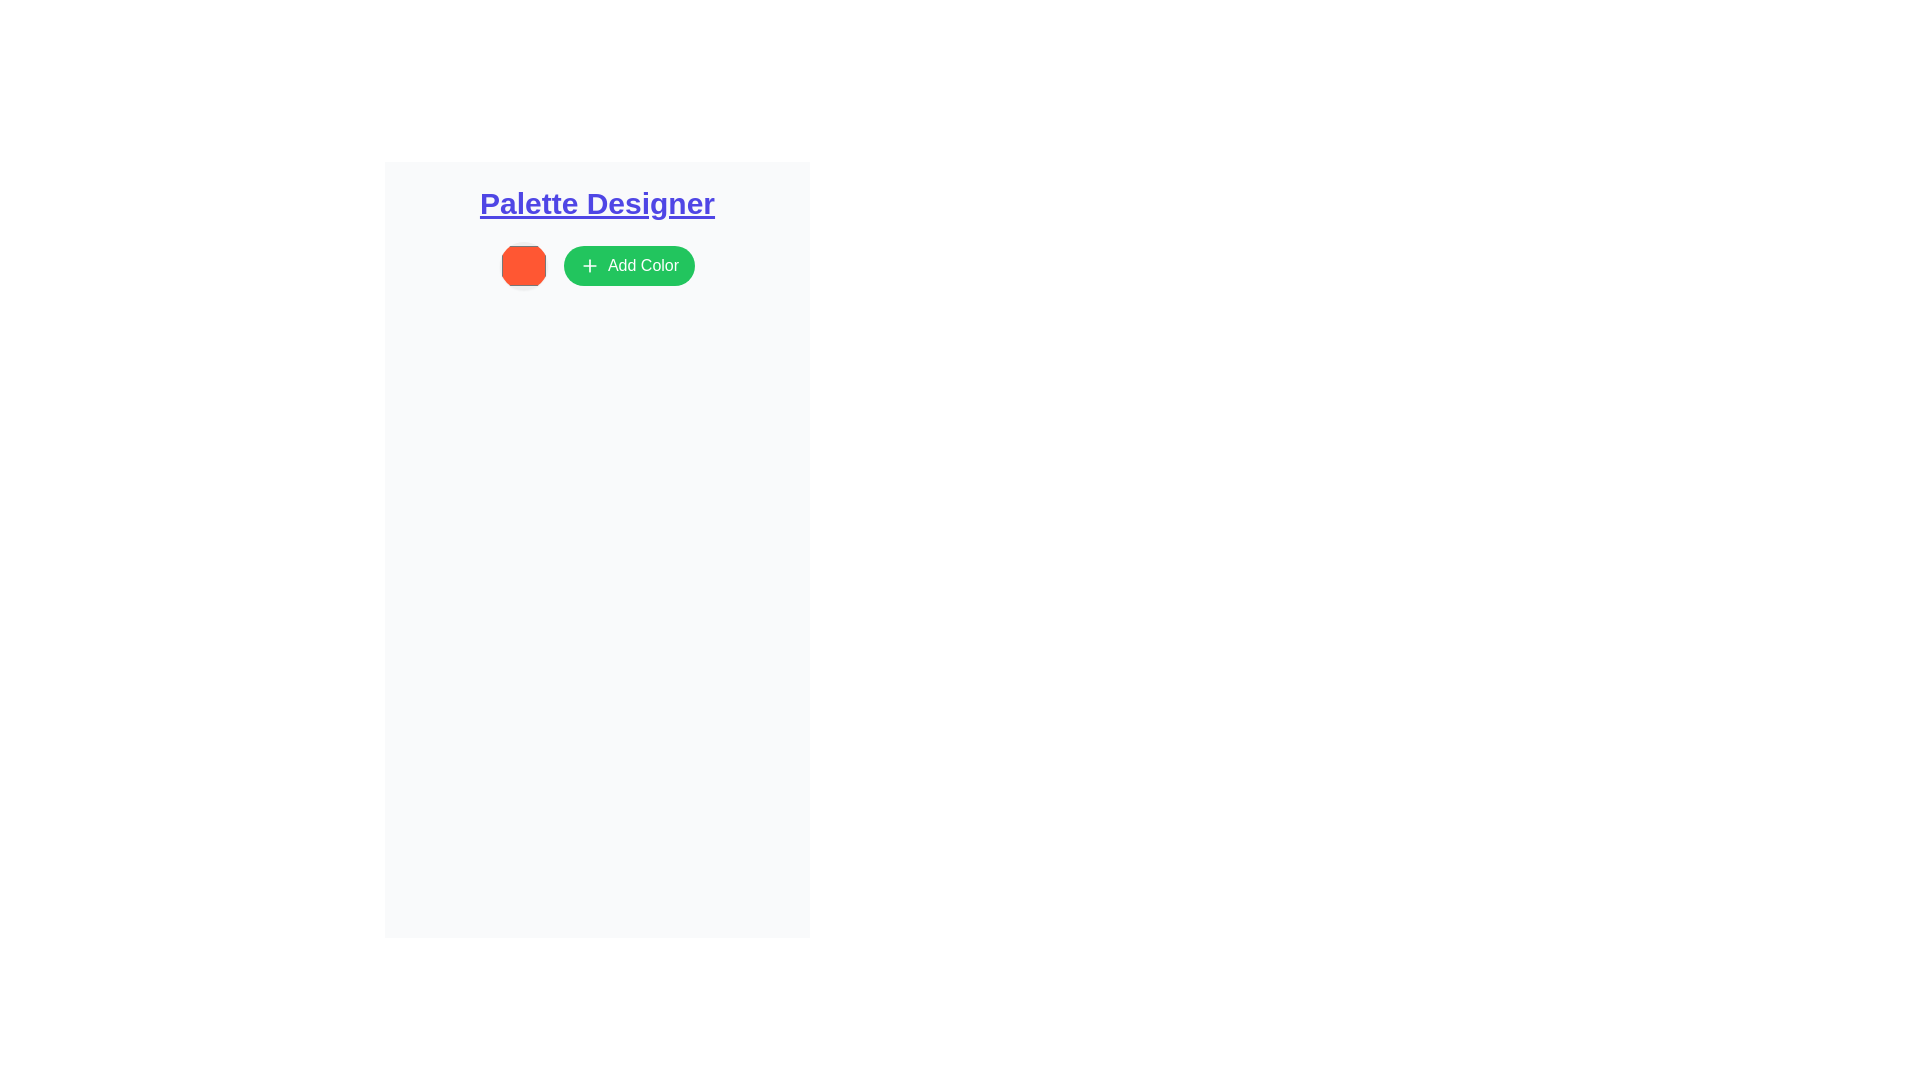 The image size is (1920, 1080). Describe the element at coordinates (588, 265) in the screenshot. I see `the green hollow plus sign icon located at the center of the 'Add Color' button` at that location.